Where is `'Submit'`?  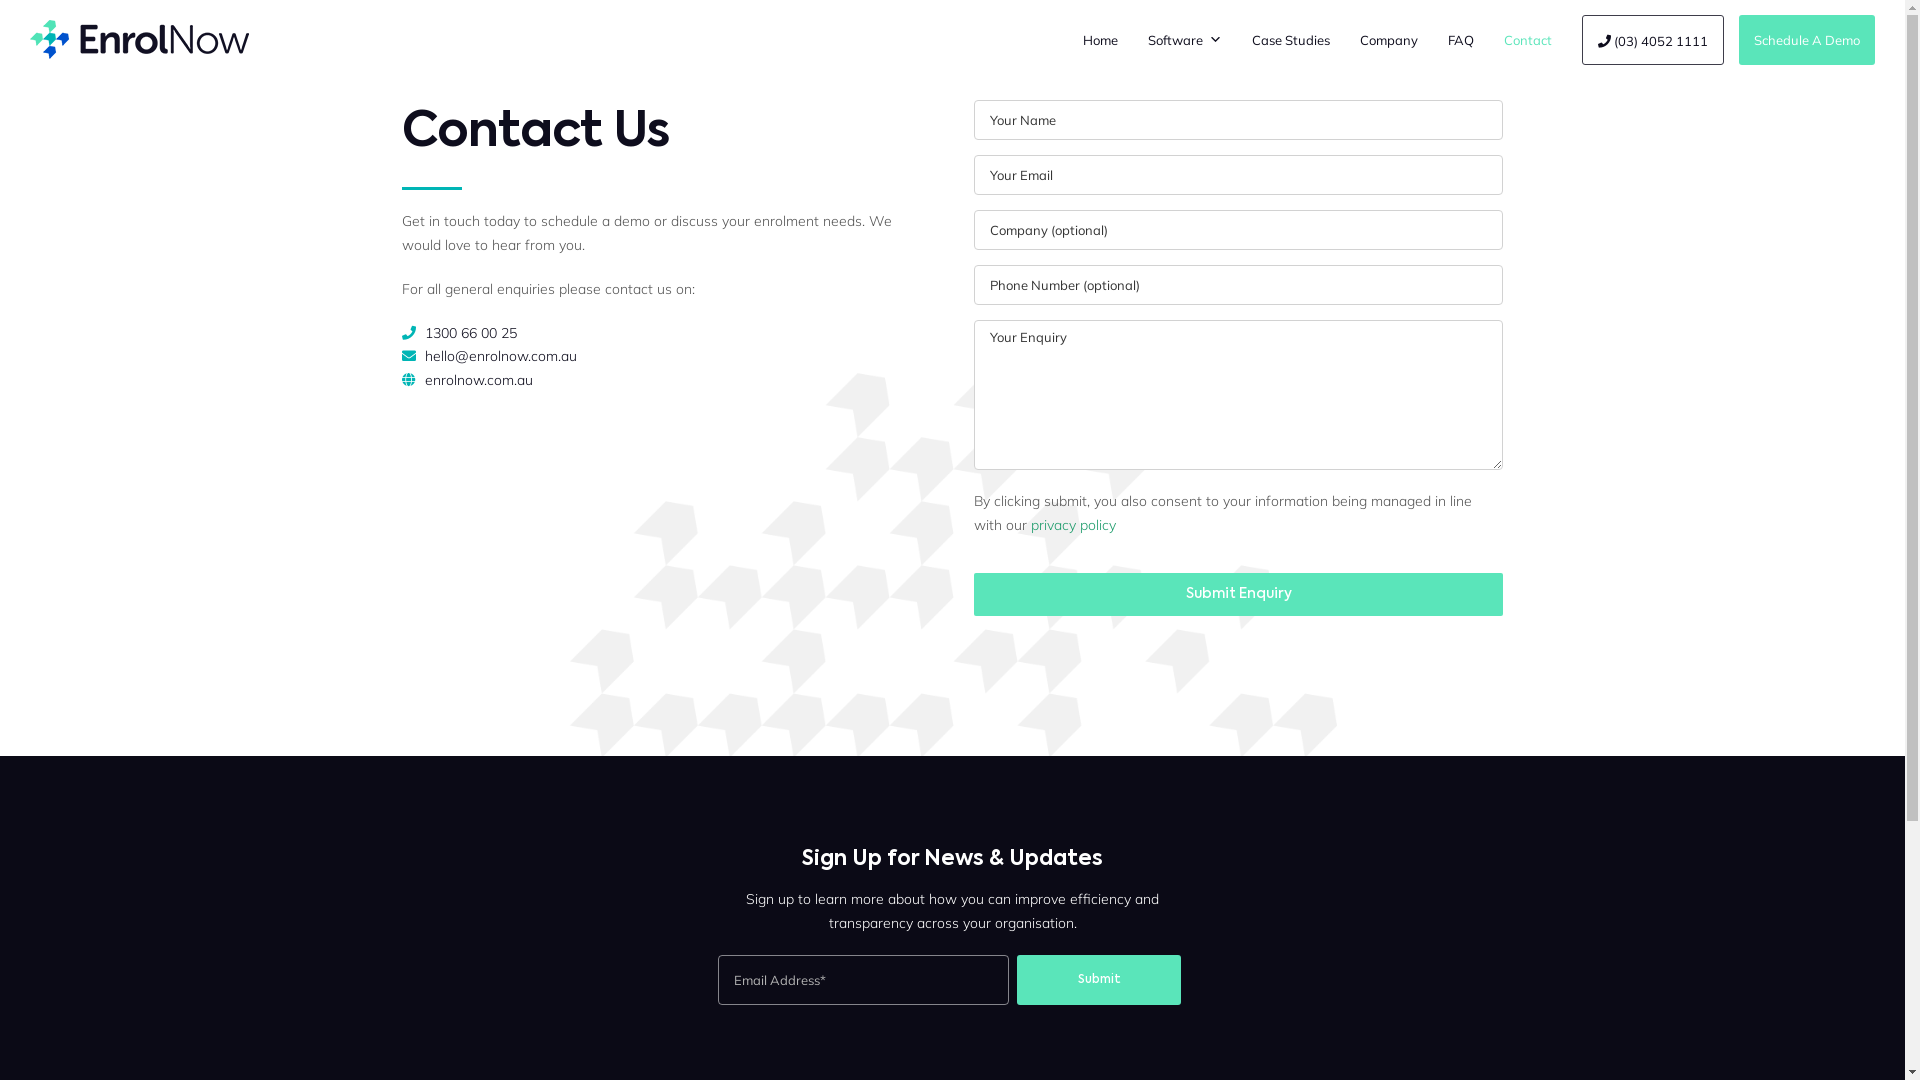
'Submit' is located at coordinates (1098, 978).